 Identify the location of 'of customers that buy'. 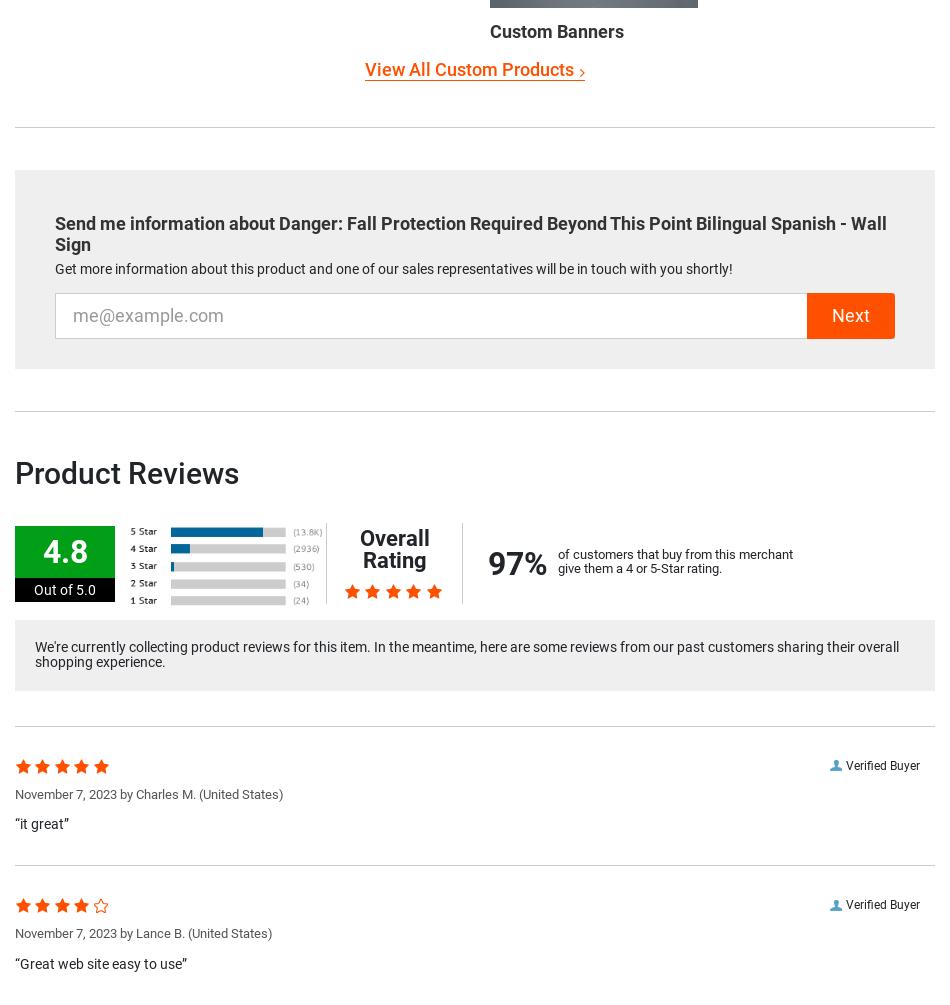
(619, 552).